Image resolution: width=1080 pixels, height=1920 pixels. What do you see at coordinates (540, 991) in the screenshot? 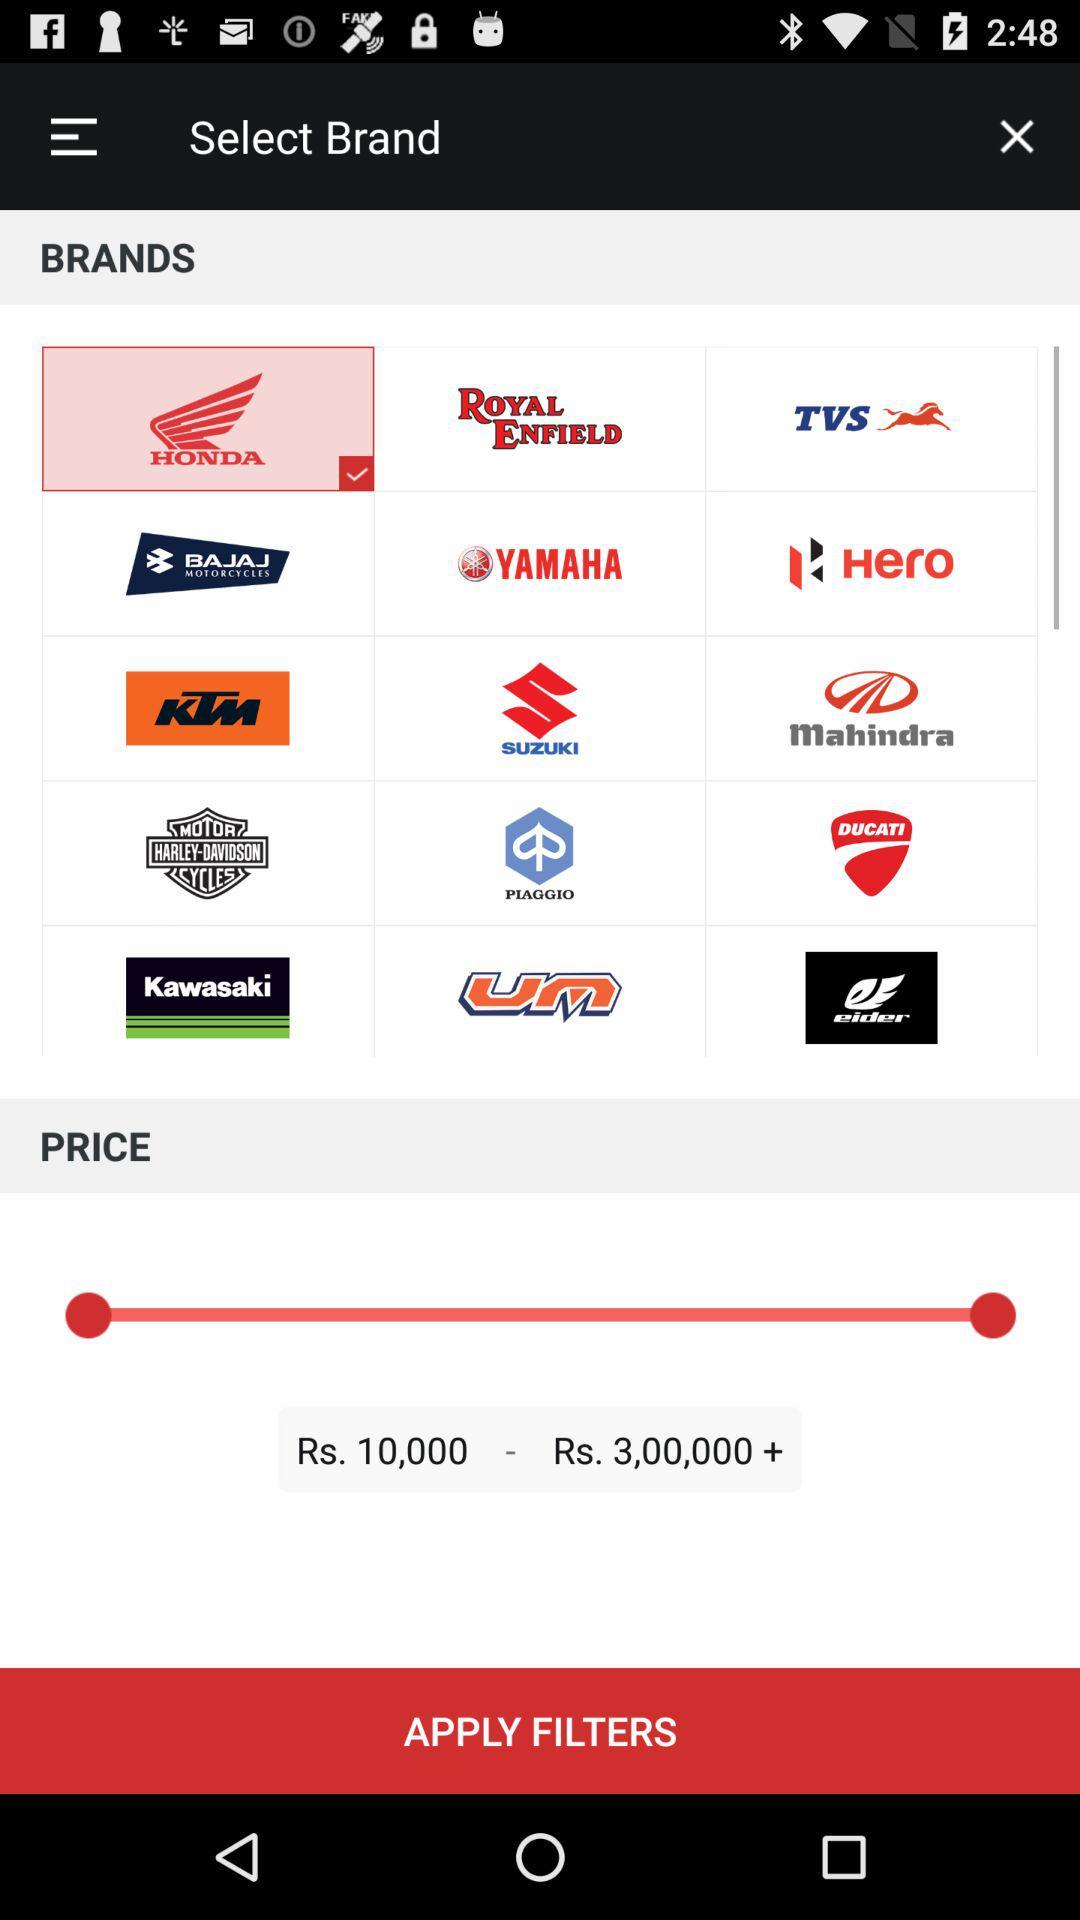
I see `the logo beside kawasaki icon` at bounding box center [540, 991].